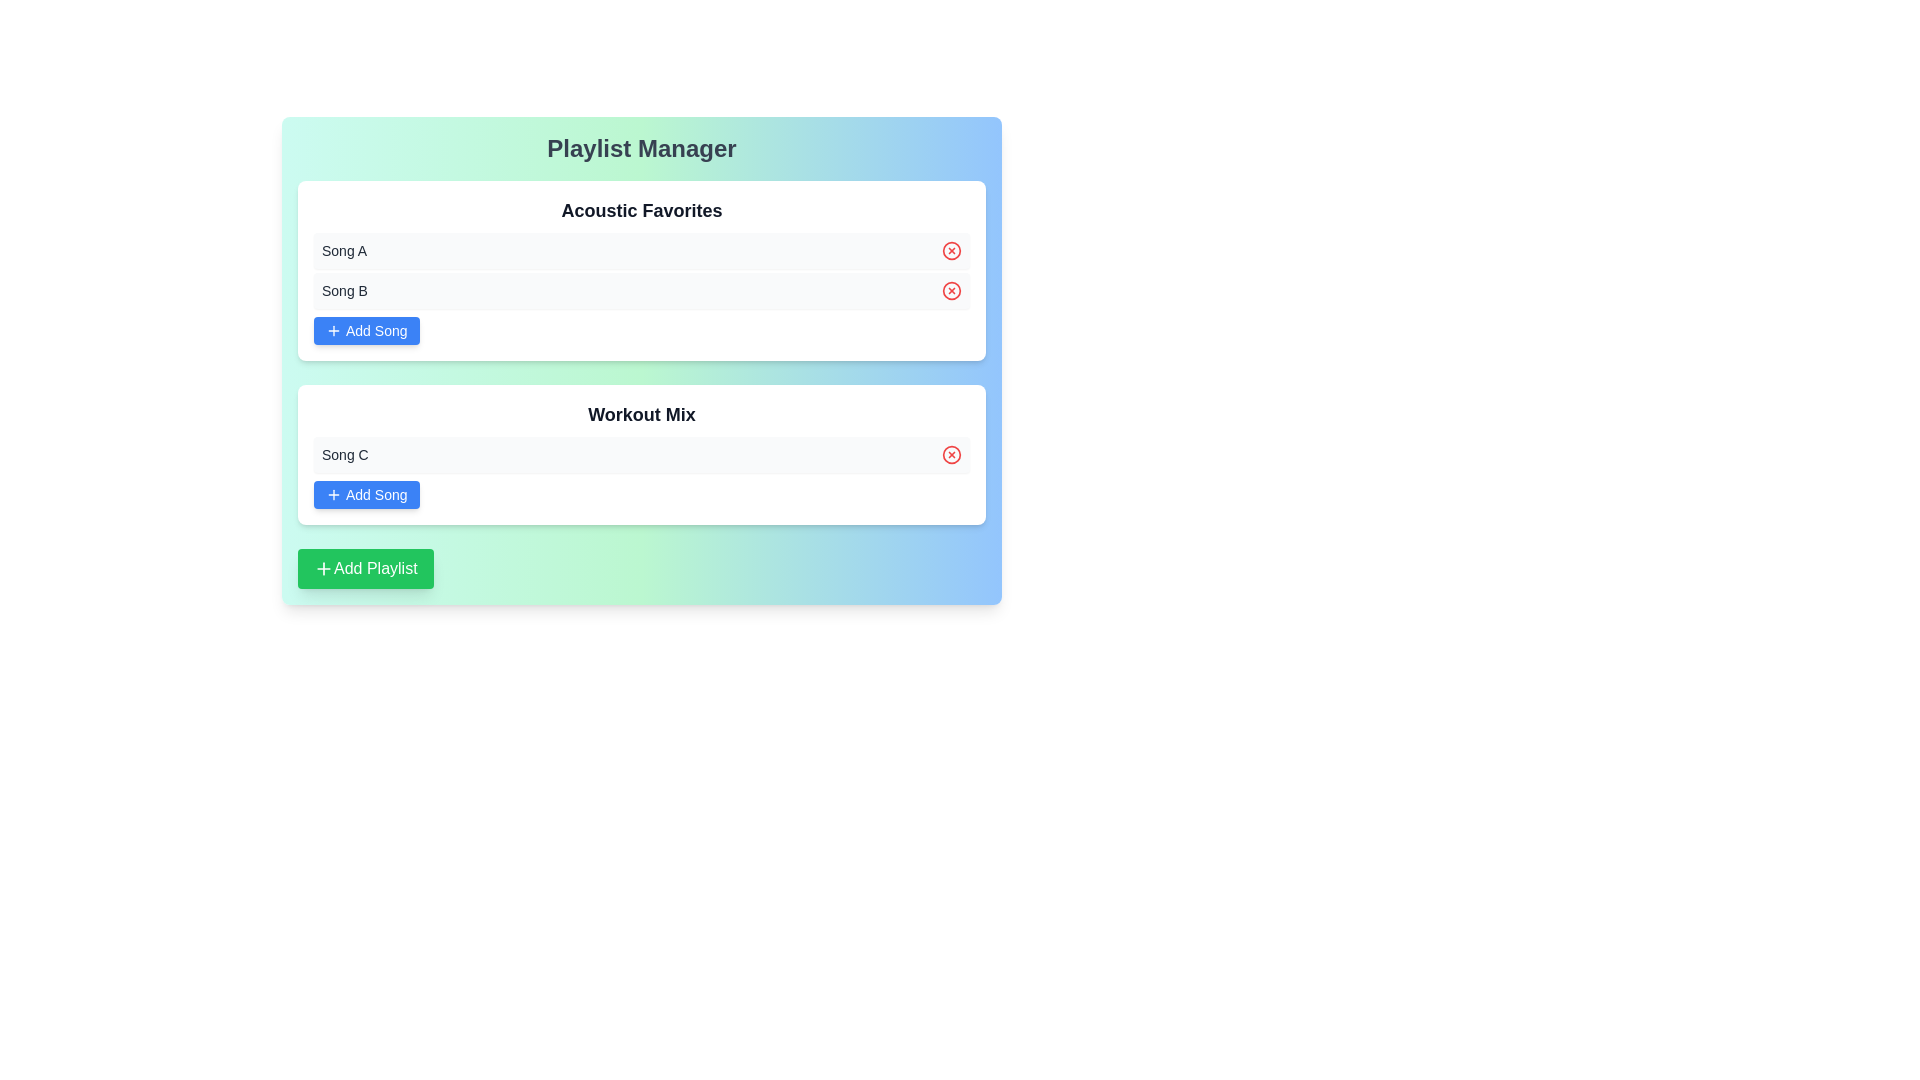  I want to click on the circular 'X' icon used to trigger the removal action for the playlist entry 'Song B' in the 'Acoustic Favorites' playlist, so click(950, 290).